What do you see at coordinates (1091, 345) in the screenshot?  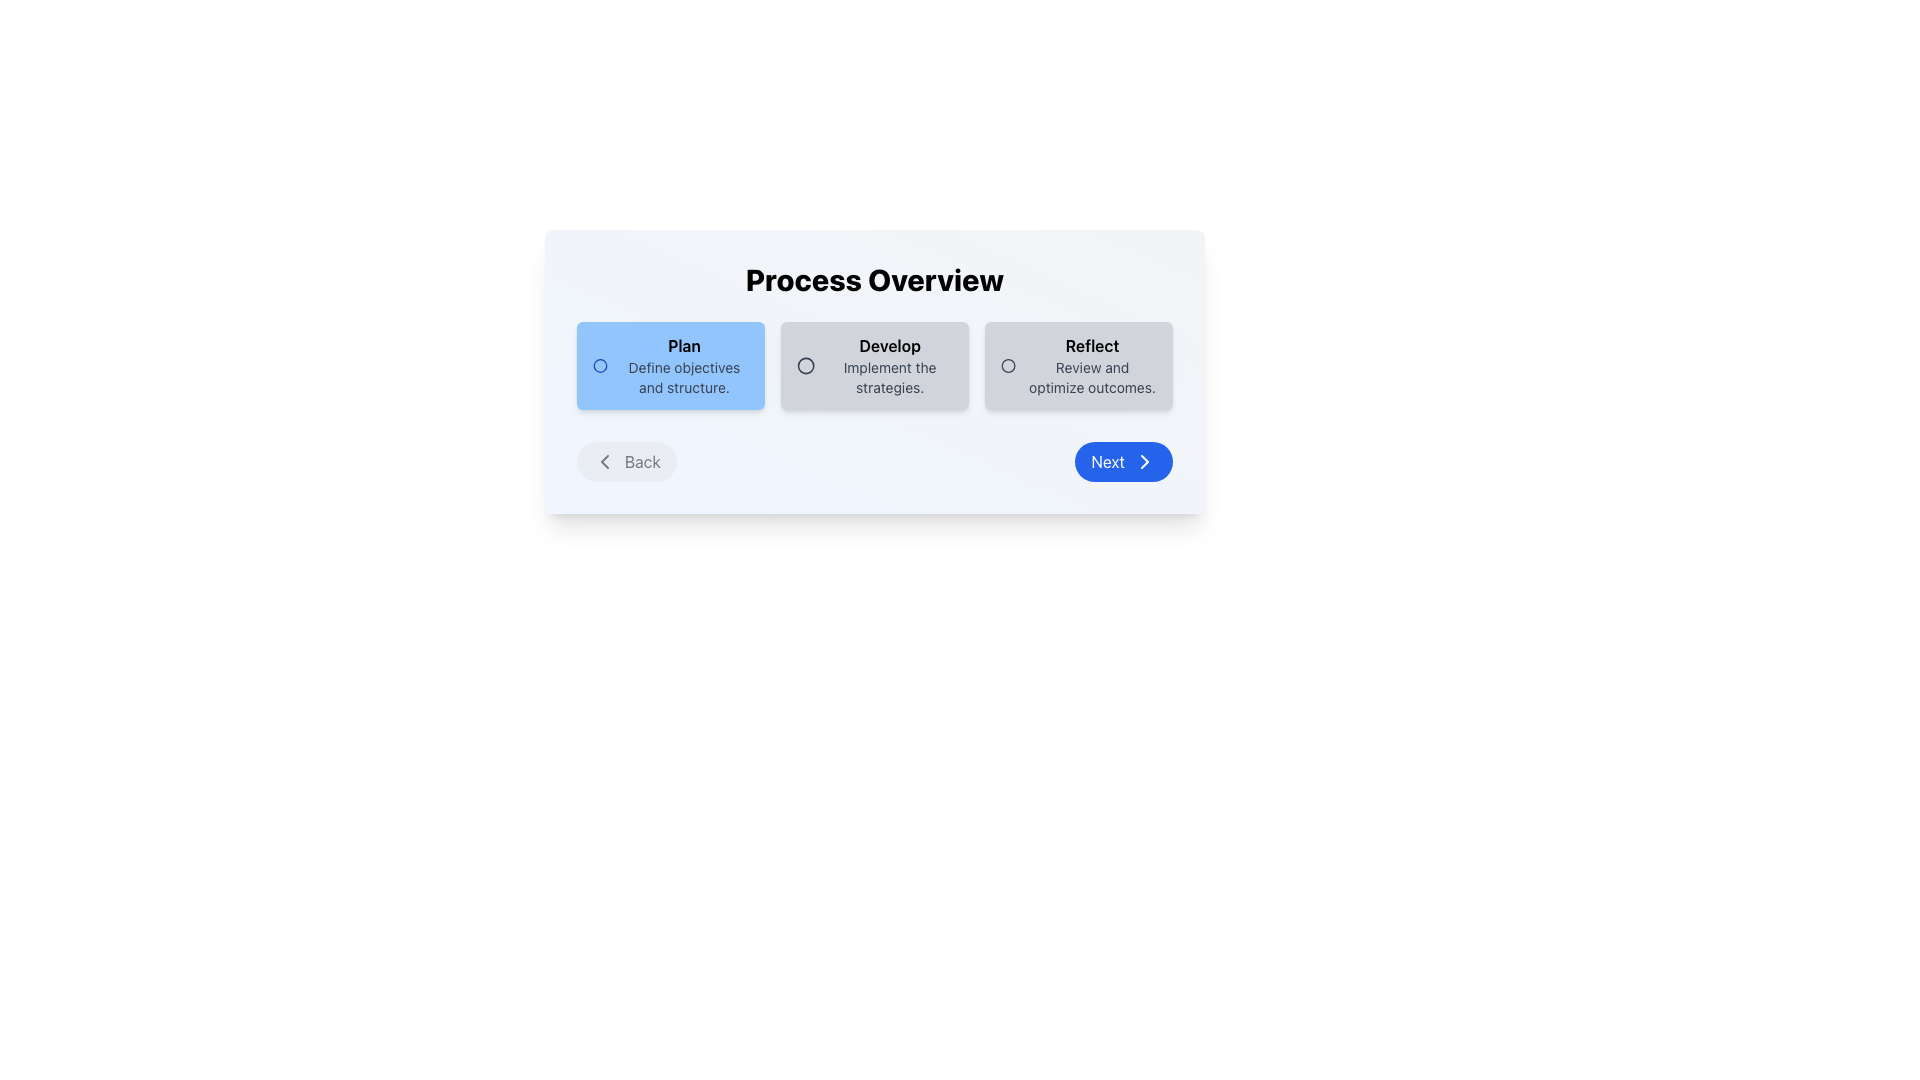 I see `the 'Reflect' text label located in the third option card under the heading 'Process Overview'` at bounding box center [1091, 345].